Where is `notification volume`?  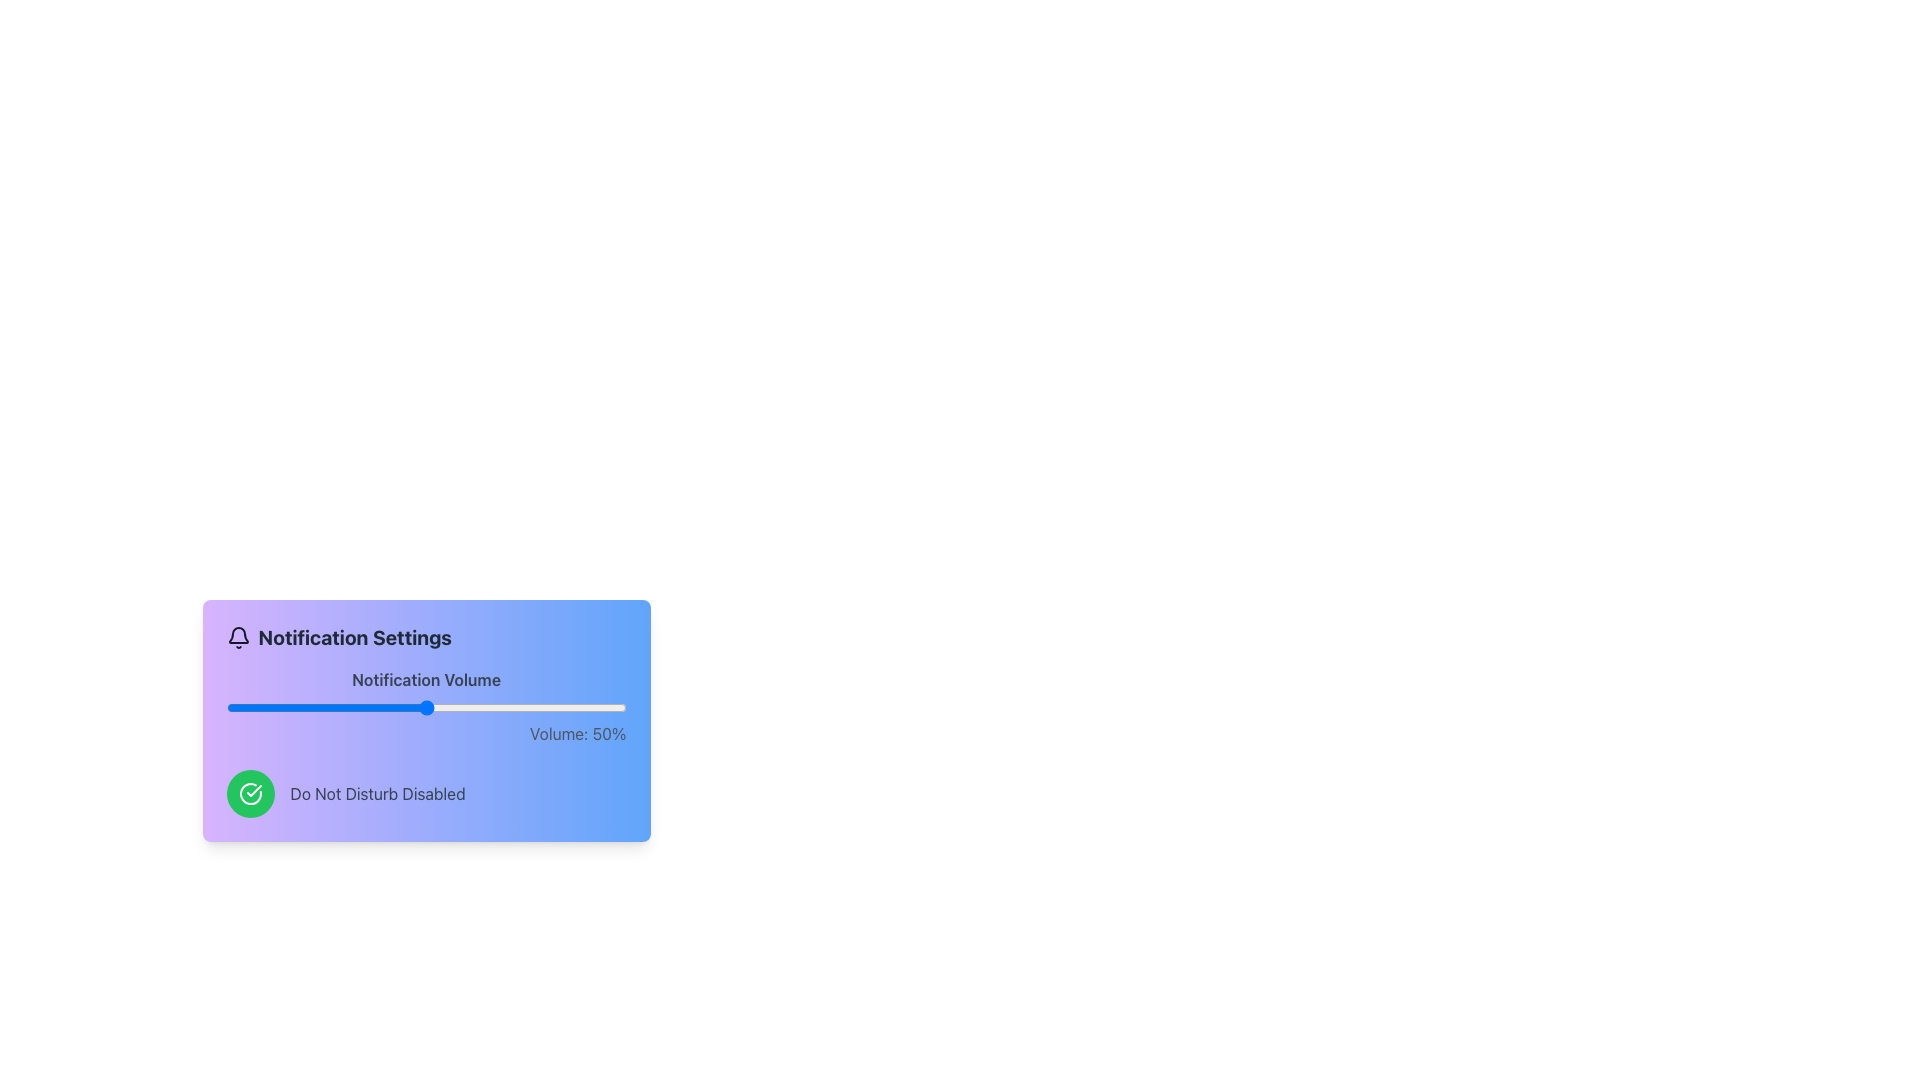
notification volume is located at coordinates (234, 707).